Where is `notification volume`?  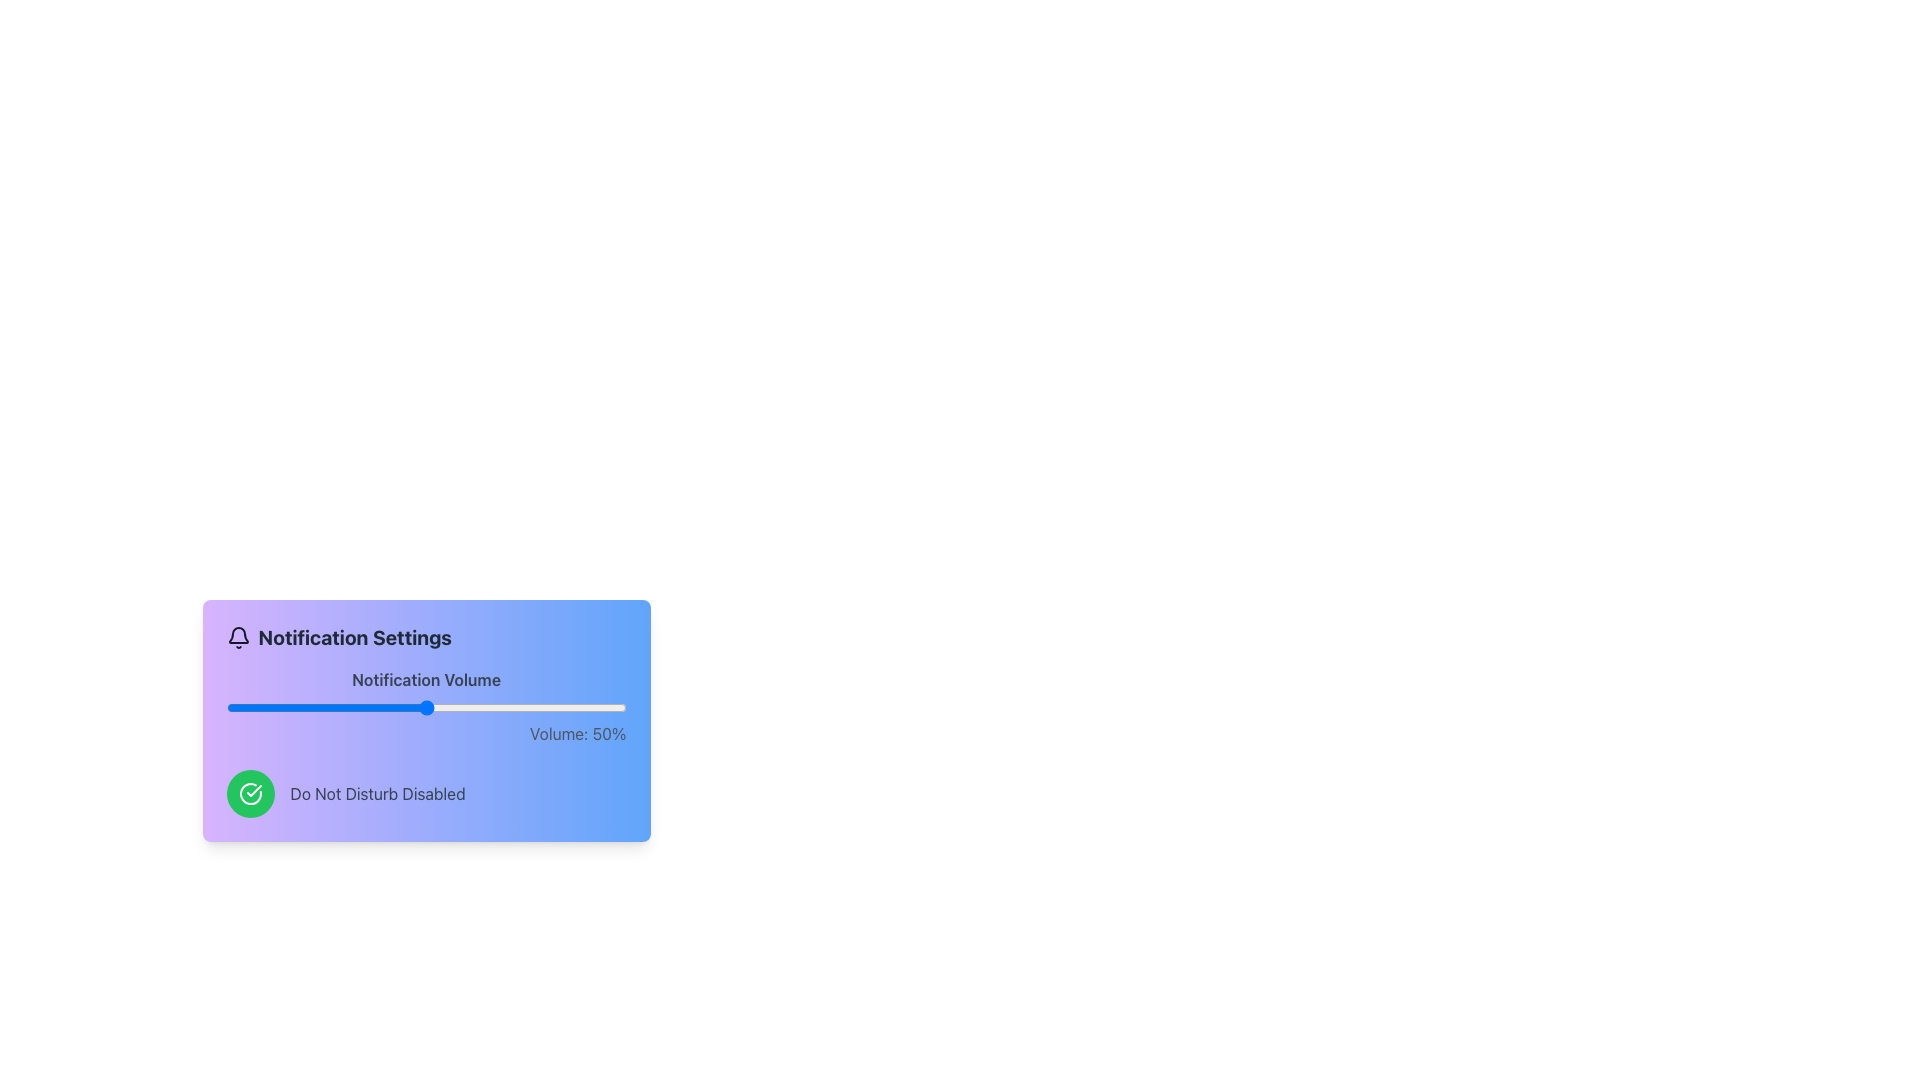
notification volume is located at coordinates (234, 707).